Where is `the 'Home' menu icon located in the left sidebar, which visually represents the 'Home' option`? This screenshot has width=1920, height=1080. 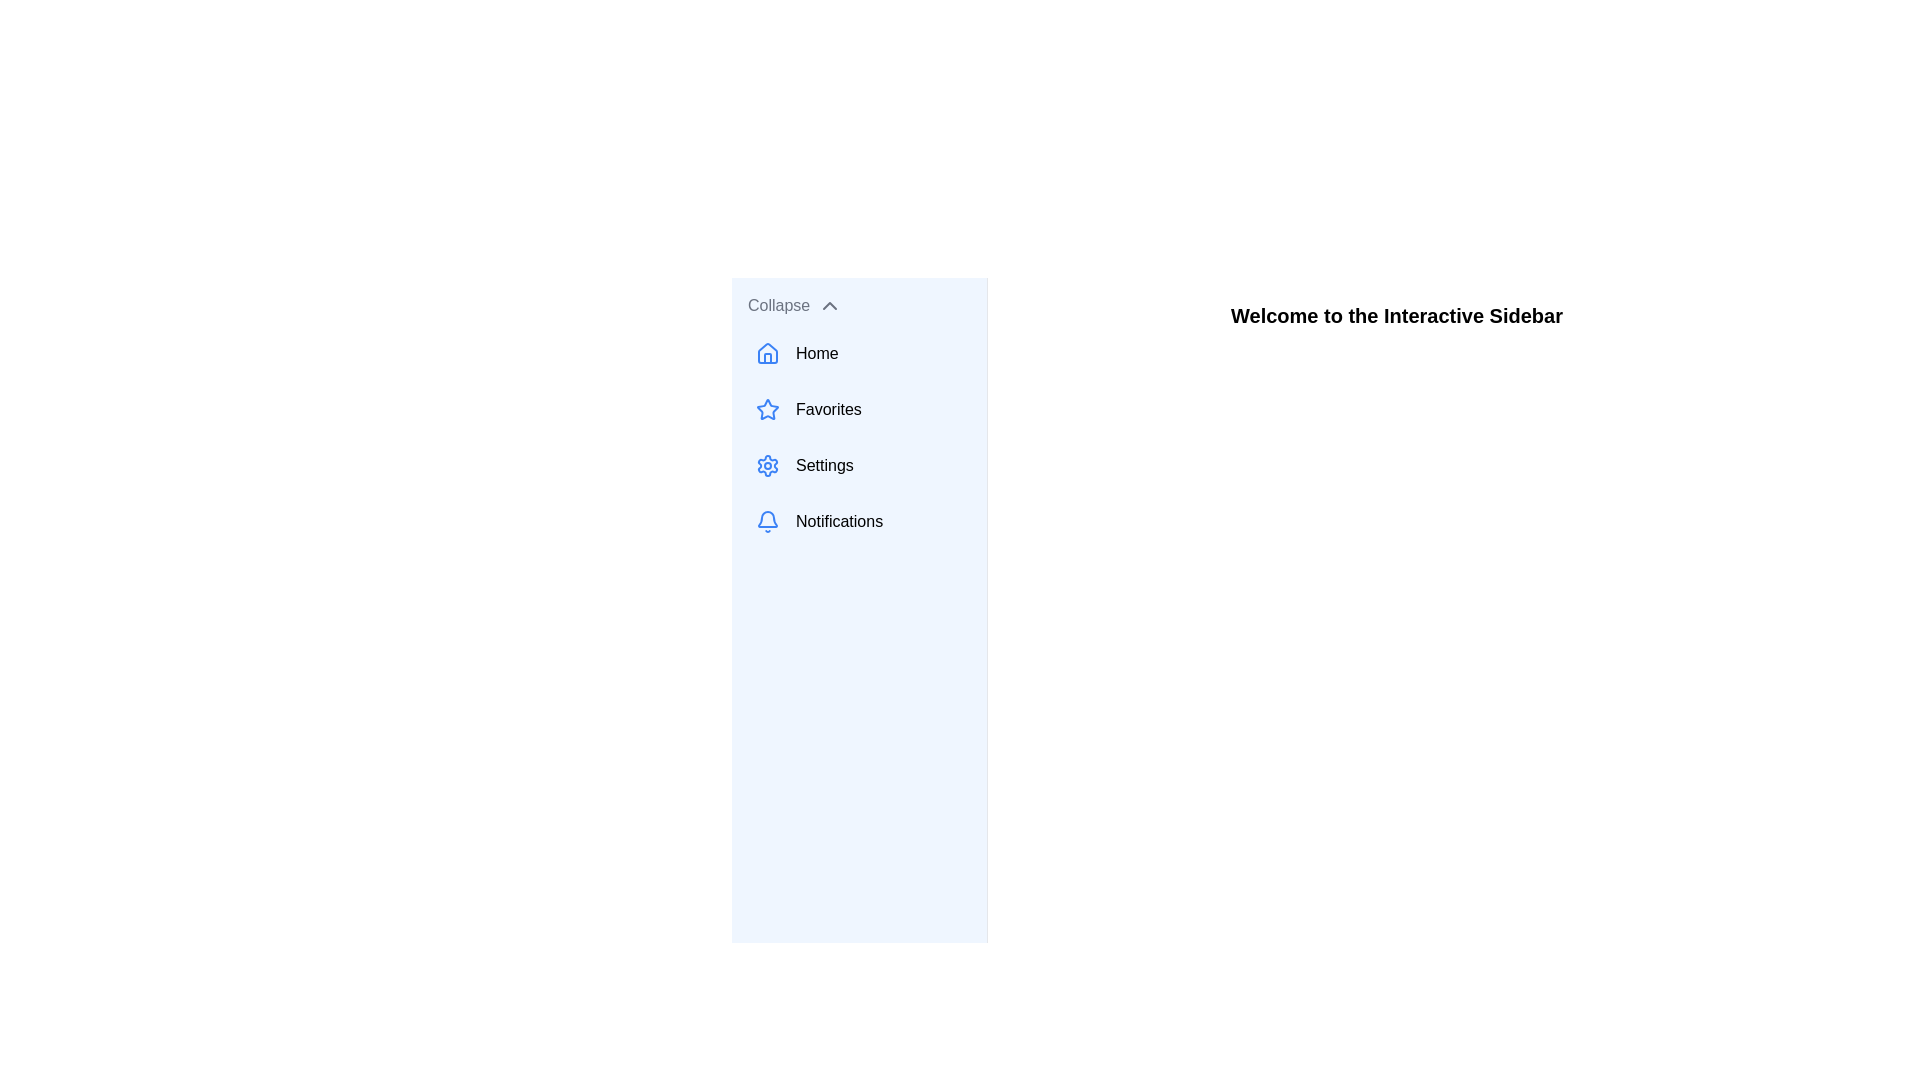 the 'Home' menu icon located in the left sidebar, which visually represents the 'Home' option is located at coordinates (767, 352).